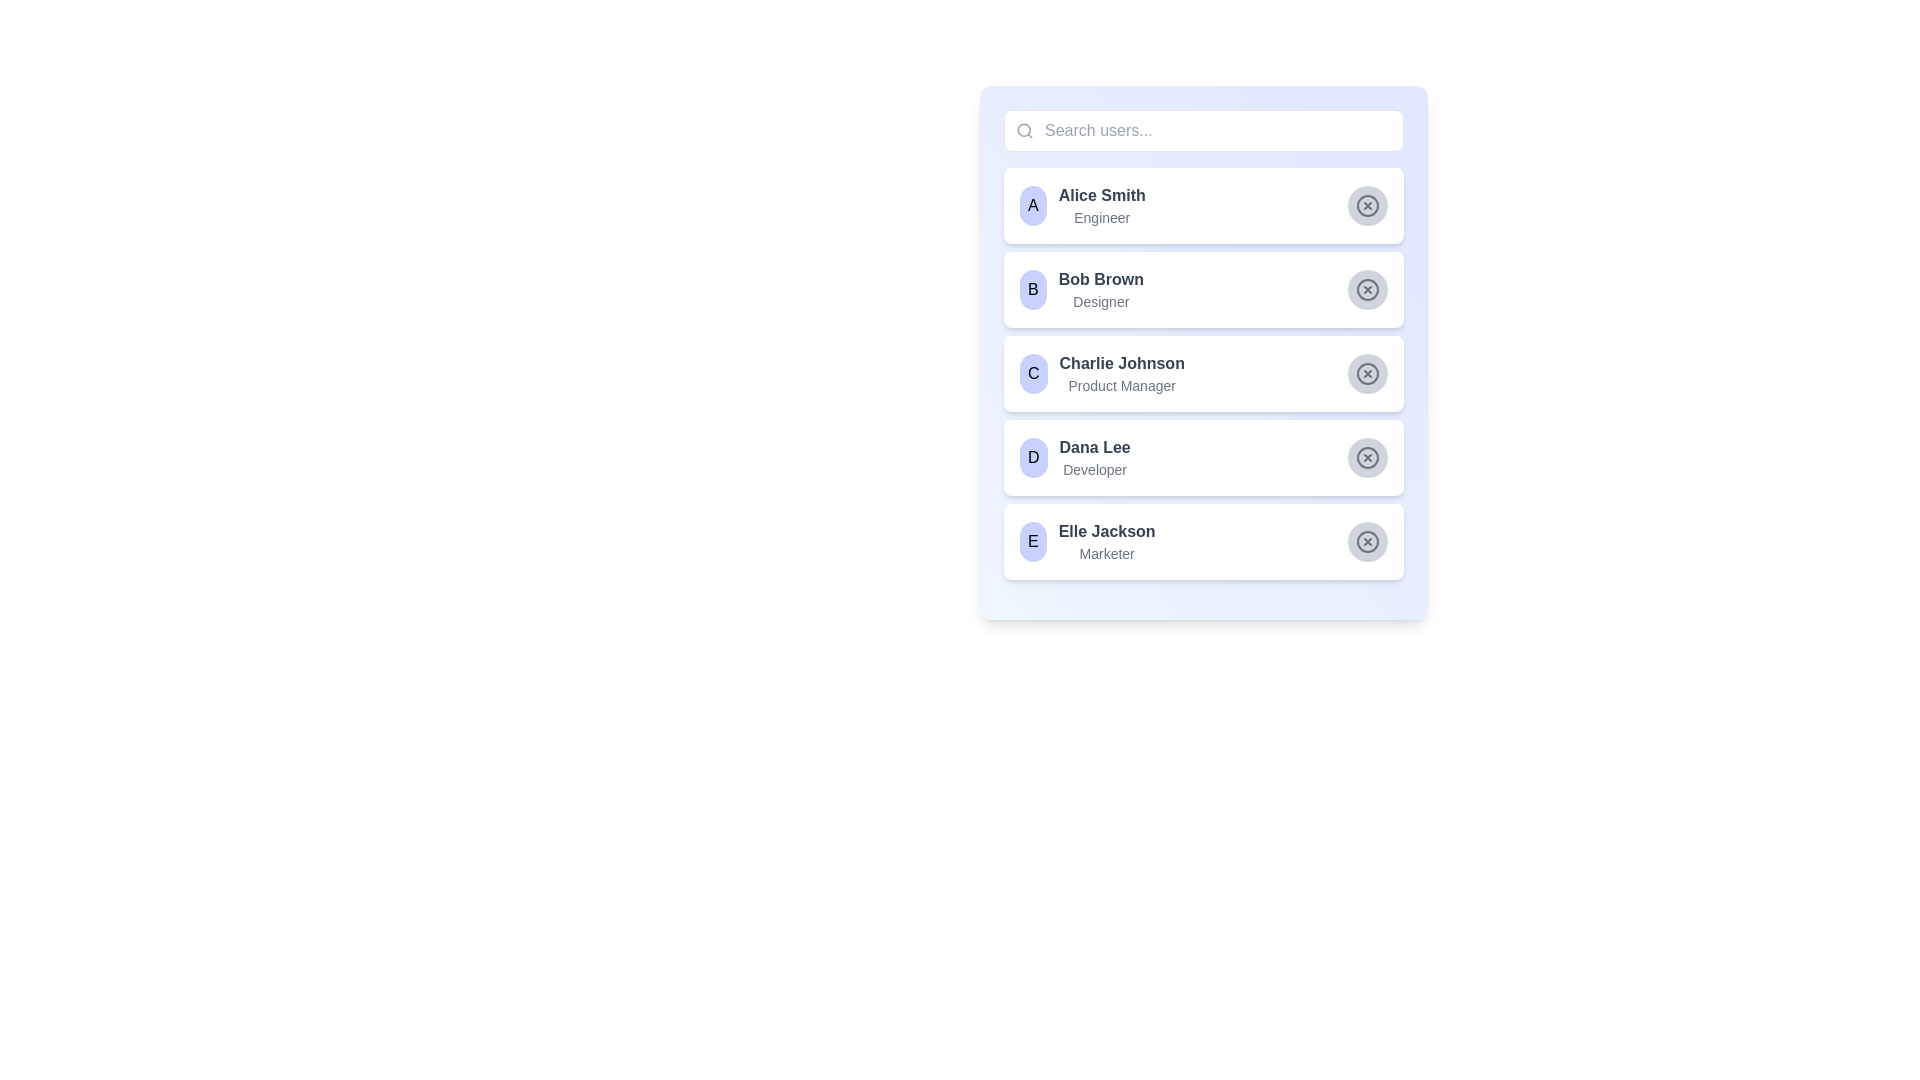 Image resolution: width=1920 pixels, height=1080 pixels. Describe the element at coordinates (1094, 458) in the screenshot. I see `the text label indicating the user's name 'Dana Lee' and role 'Developer' located in the fourth row of the user list` at that location.